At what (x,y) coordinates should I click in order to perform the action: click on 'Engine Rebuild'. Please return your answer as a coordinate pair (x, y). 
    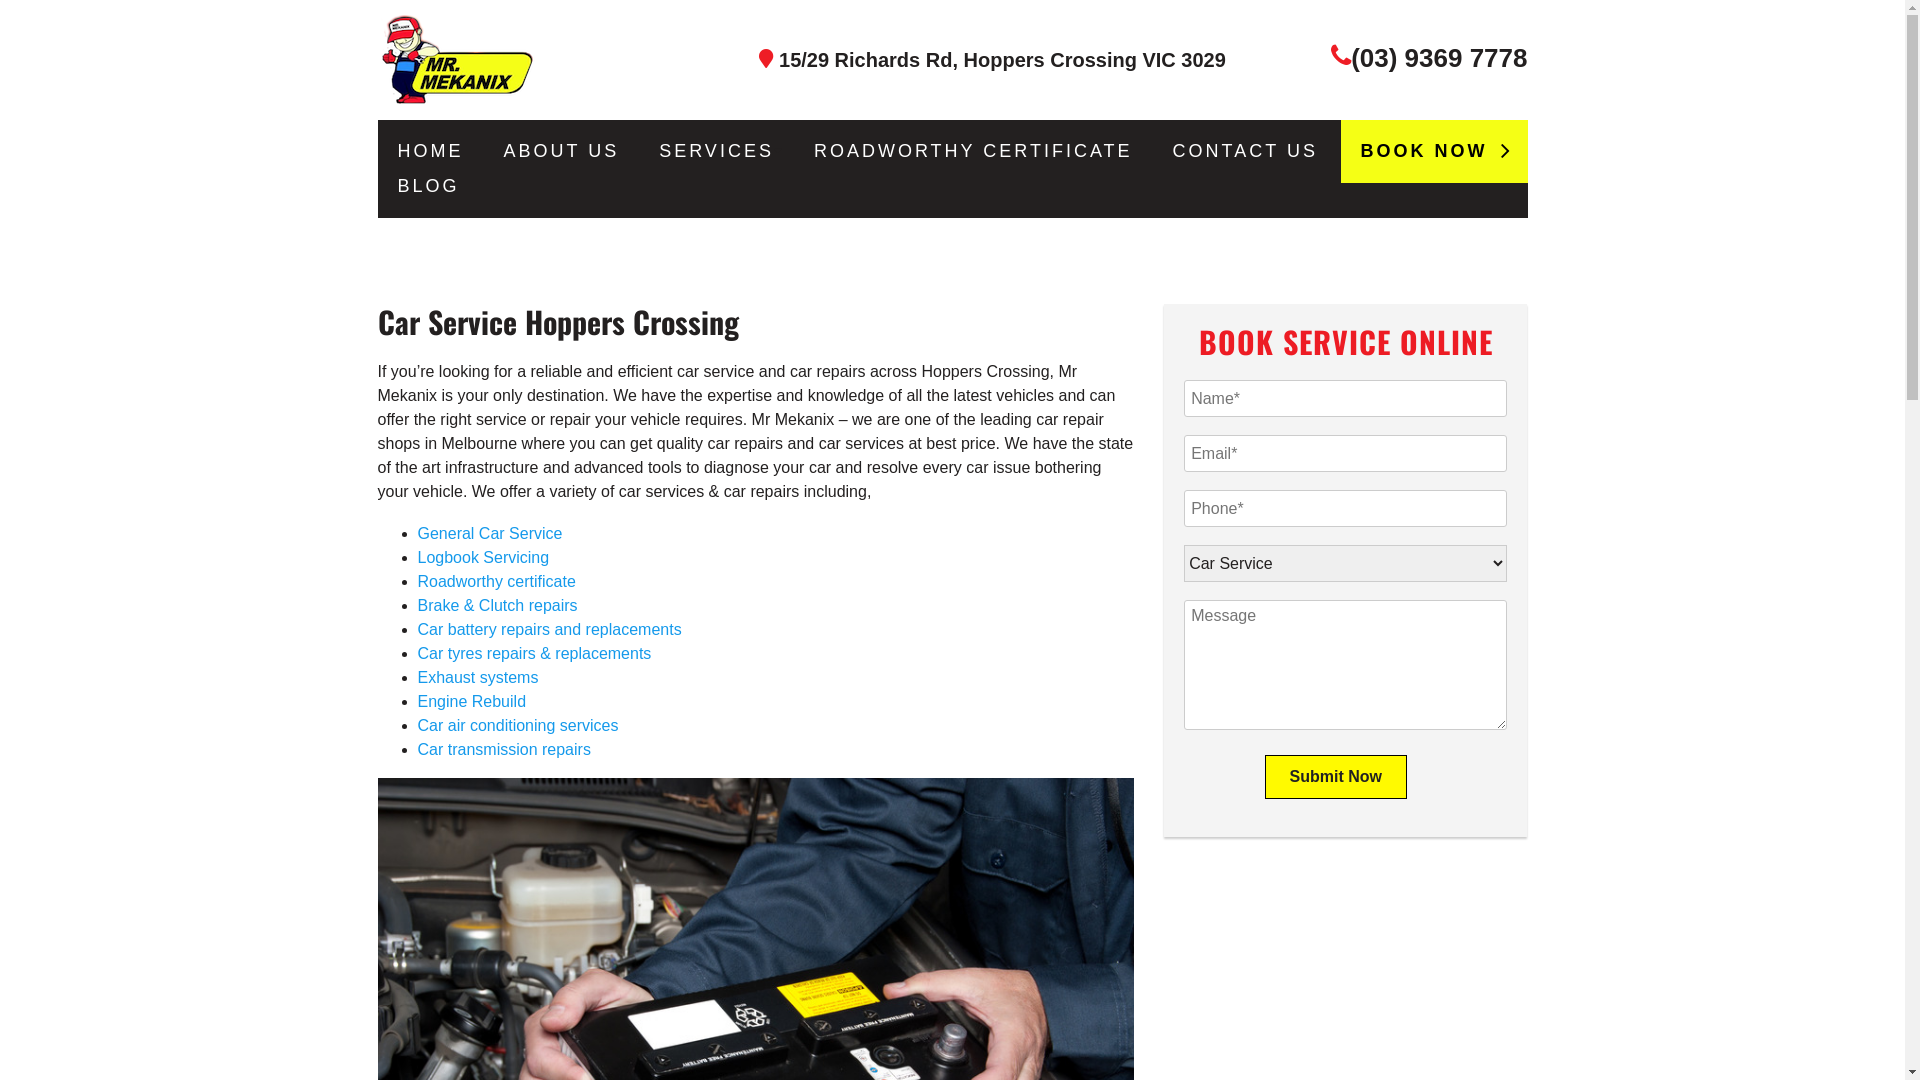
    Looking at the image, I should click on (471, 700).